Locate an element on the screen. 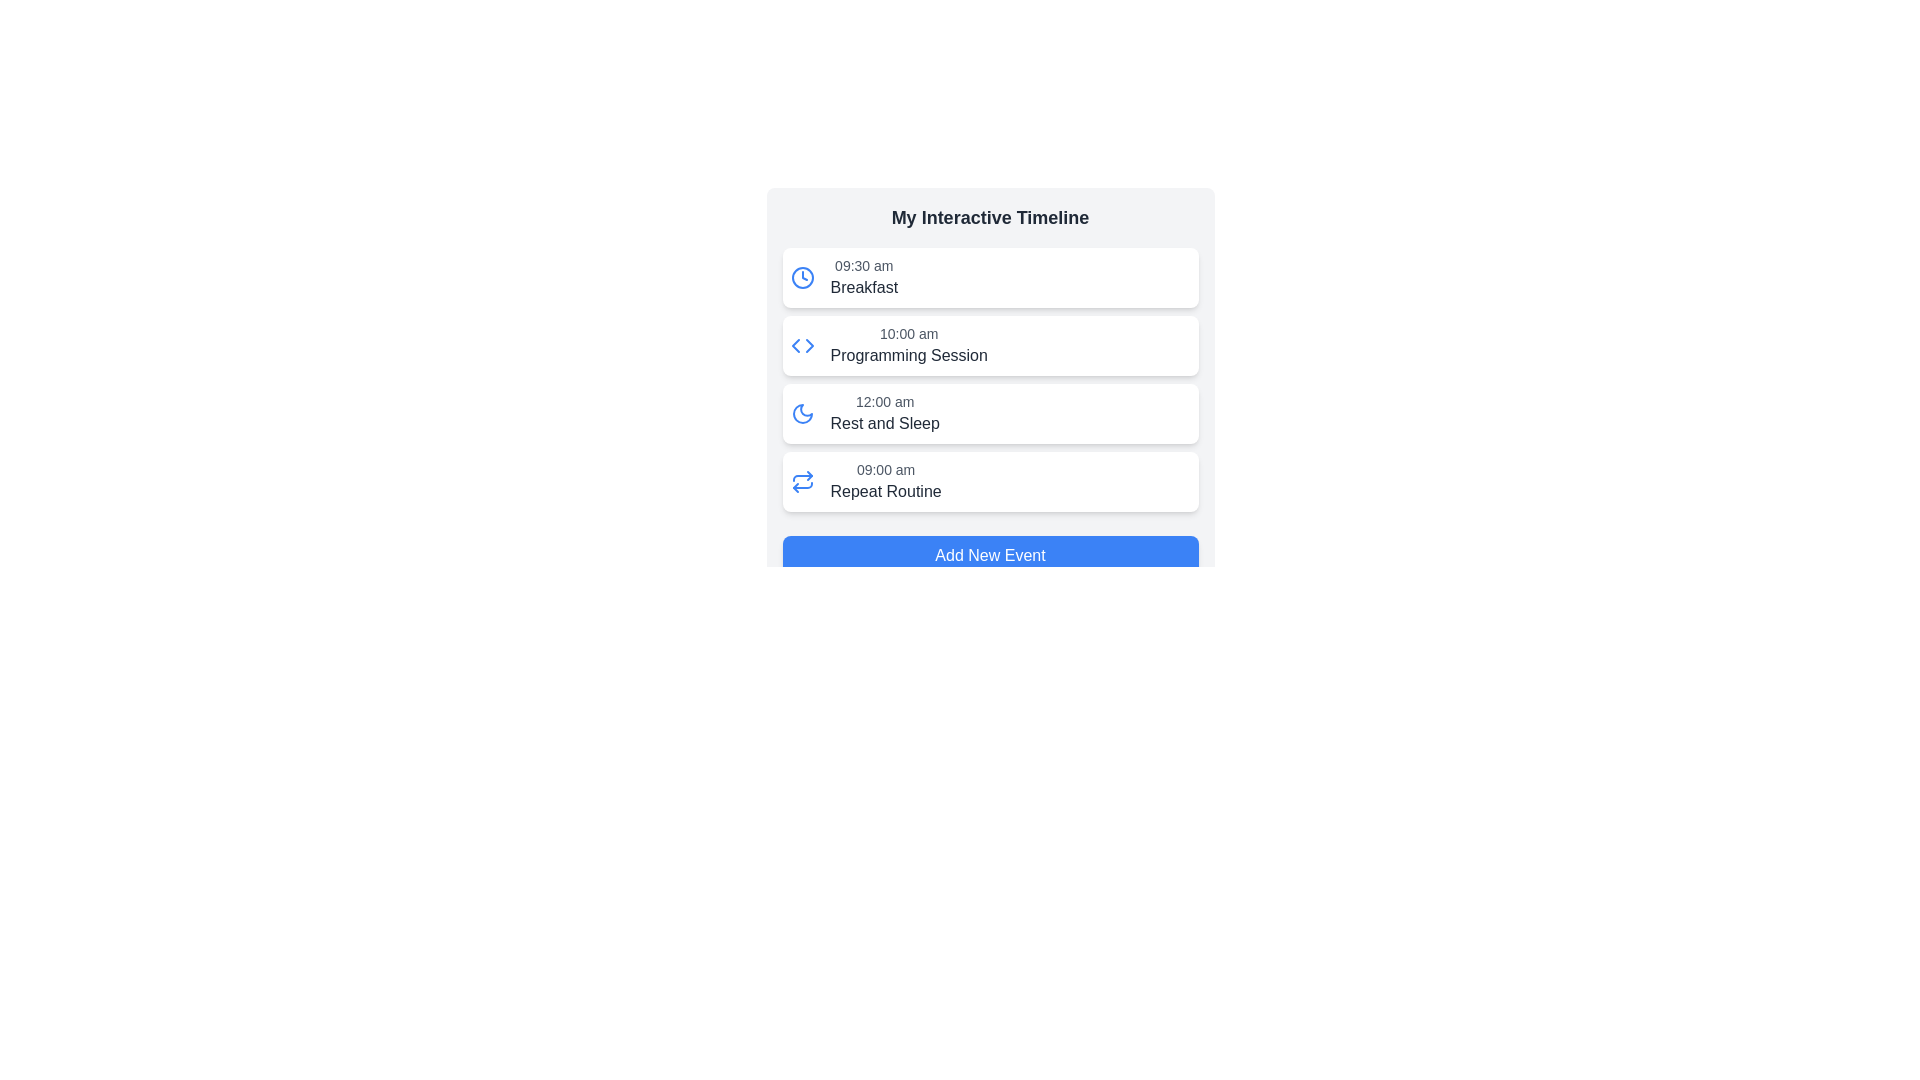 Image resolution: width=1920 pixels, height=1080 pixels. the blue repeat icon with circular arrows located to the left of the '09:00 am' text and 'Repeat Routine' in the last item of the events list is located at coordinates (802, 482).